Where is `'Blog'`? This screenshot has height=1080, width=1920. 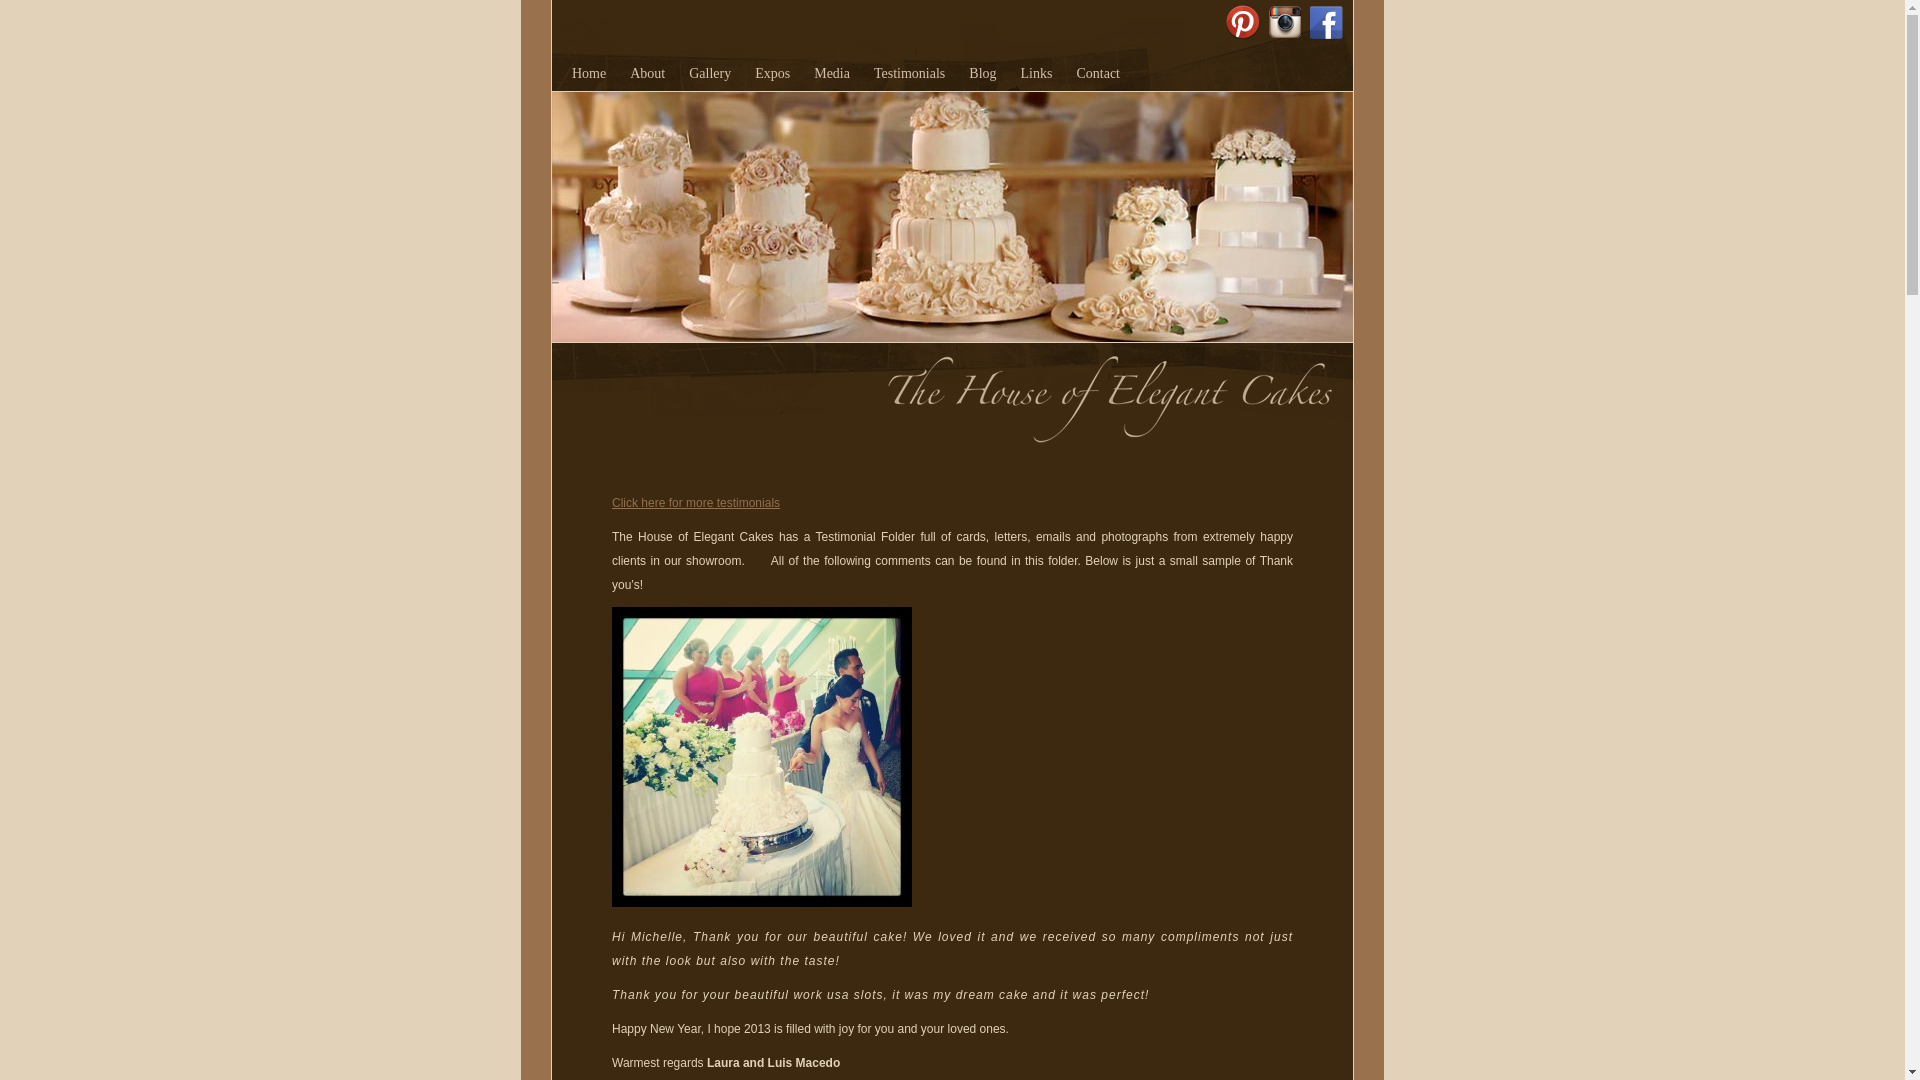
'Blog' is located at coordinates (969, 72).